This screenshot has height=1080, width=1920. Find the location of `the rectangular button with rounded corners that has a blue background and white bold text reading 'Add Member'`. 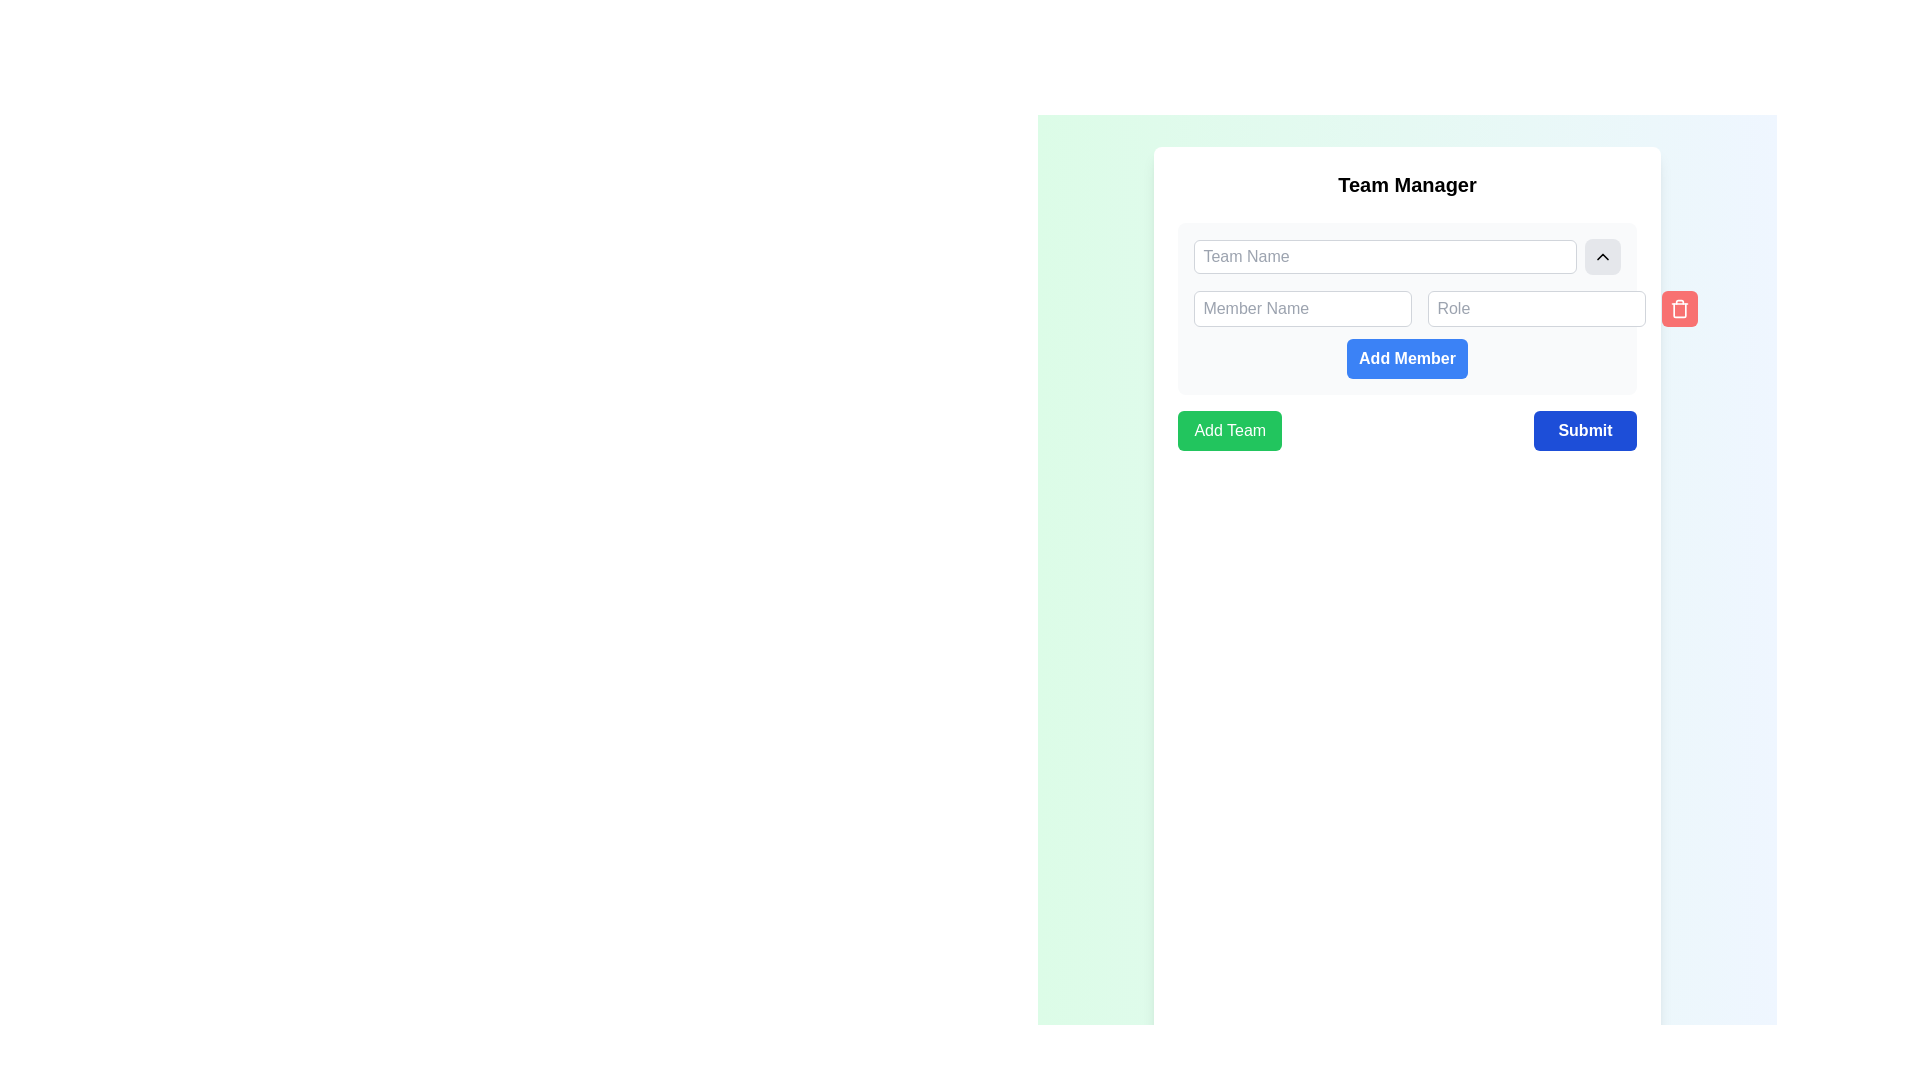

the rectangular button with rounded corners that has a blue background and white bold text reading 'Add Member' is located at coordinates (1406, 357).